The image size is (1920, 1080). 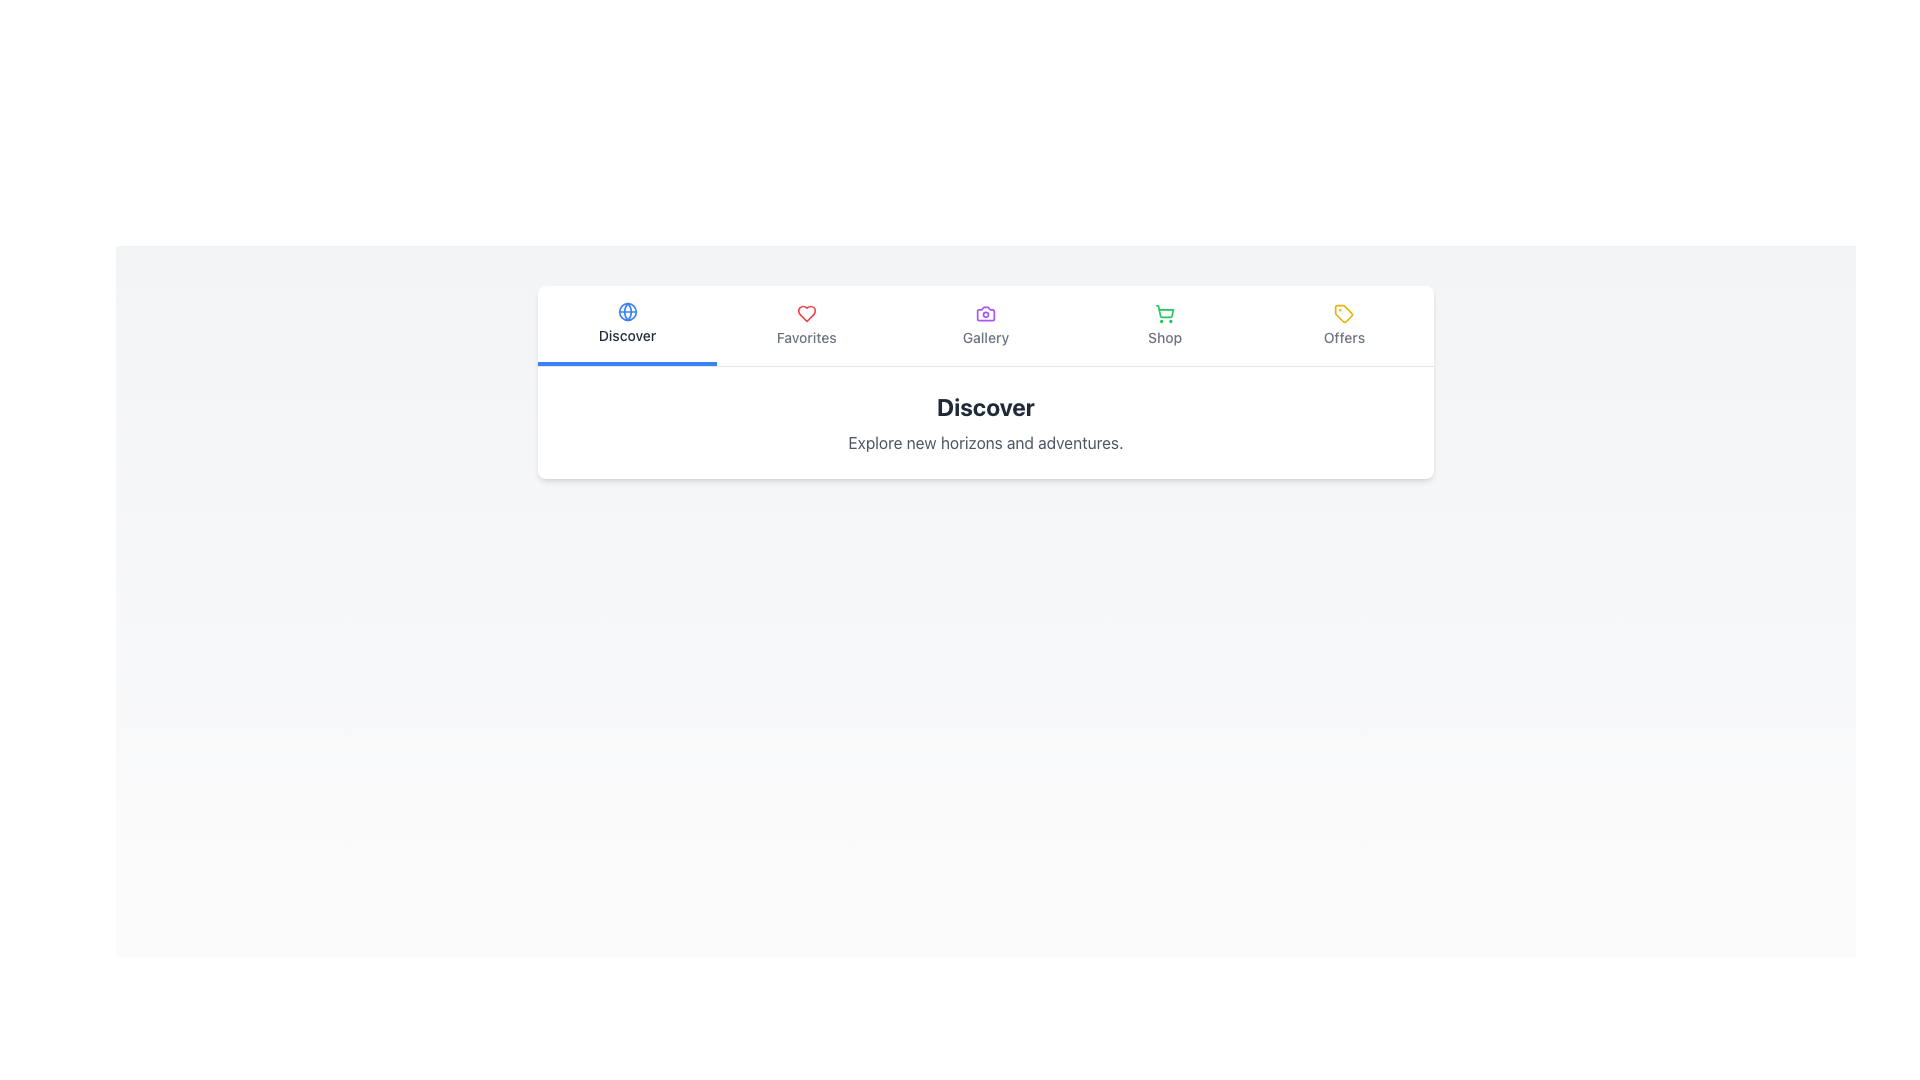 I want to click on the navigation button with a red heart icon labeled 'Favorites', so click(x=806, y=325).